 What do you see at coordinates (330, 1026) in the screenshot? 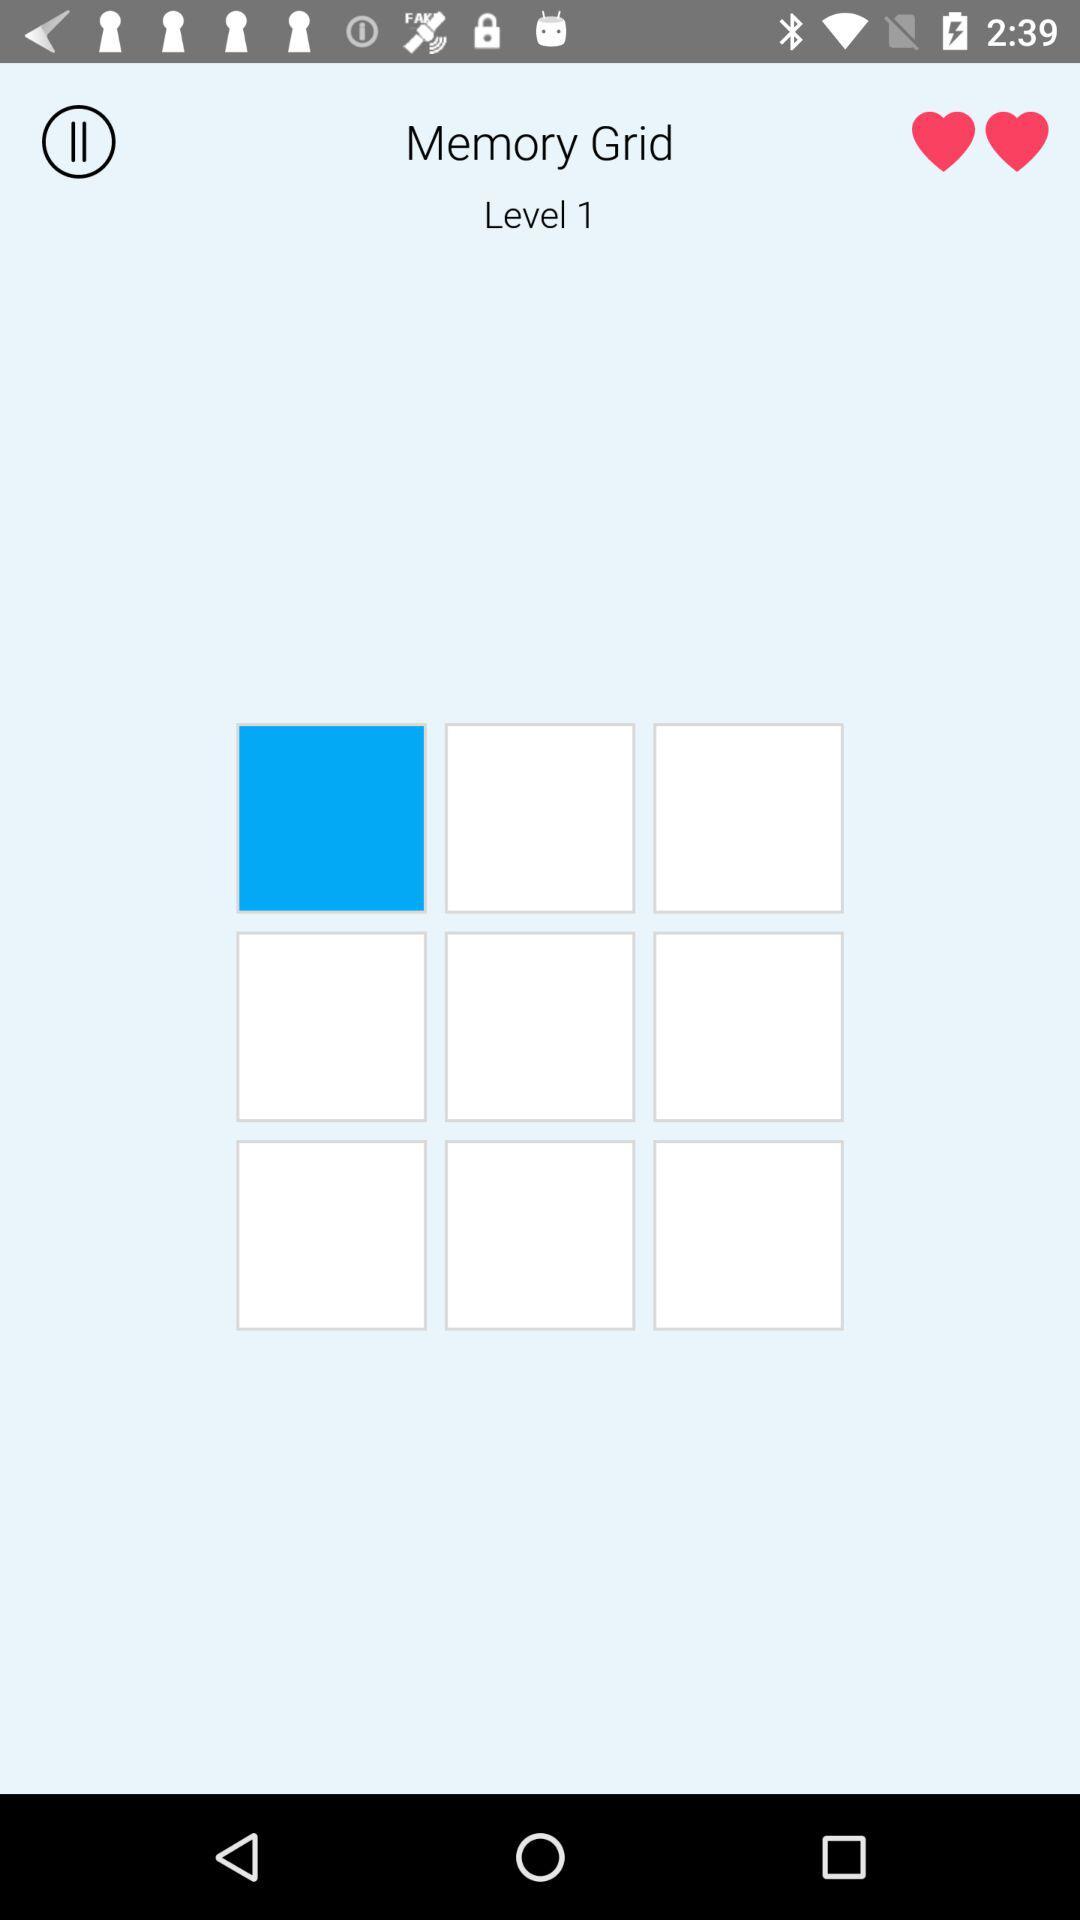
I see `go back` at bounding box center [330, 1026].